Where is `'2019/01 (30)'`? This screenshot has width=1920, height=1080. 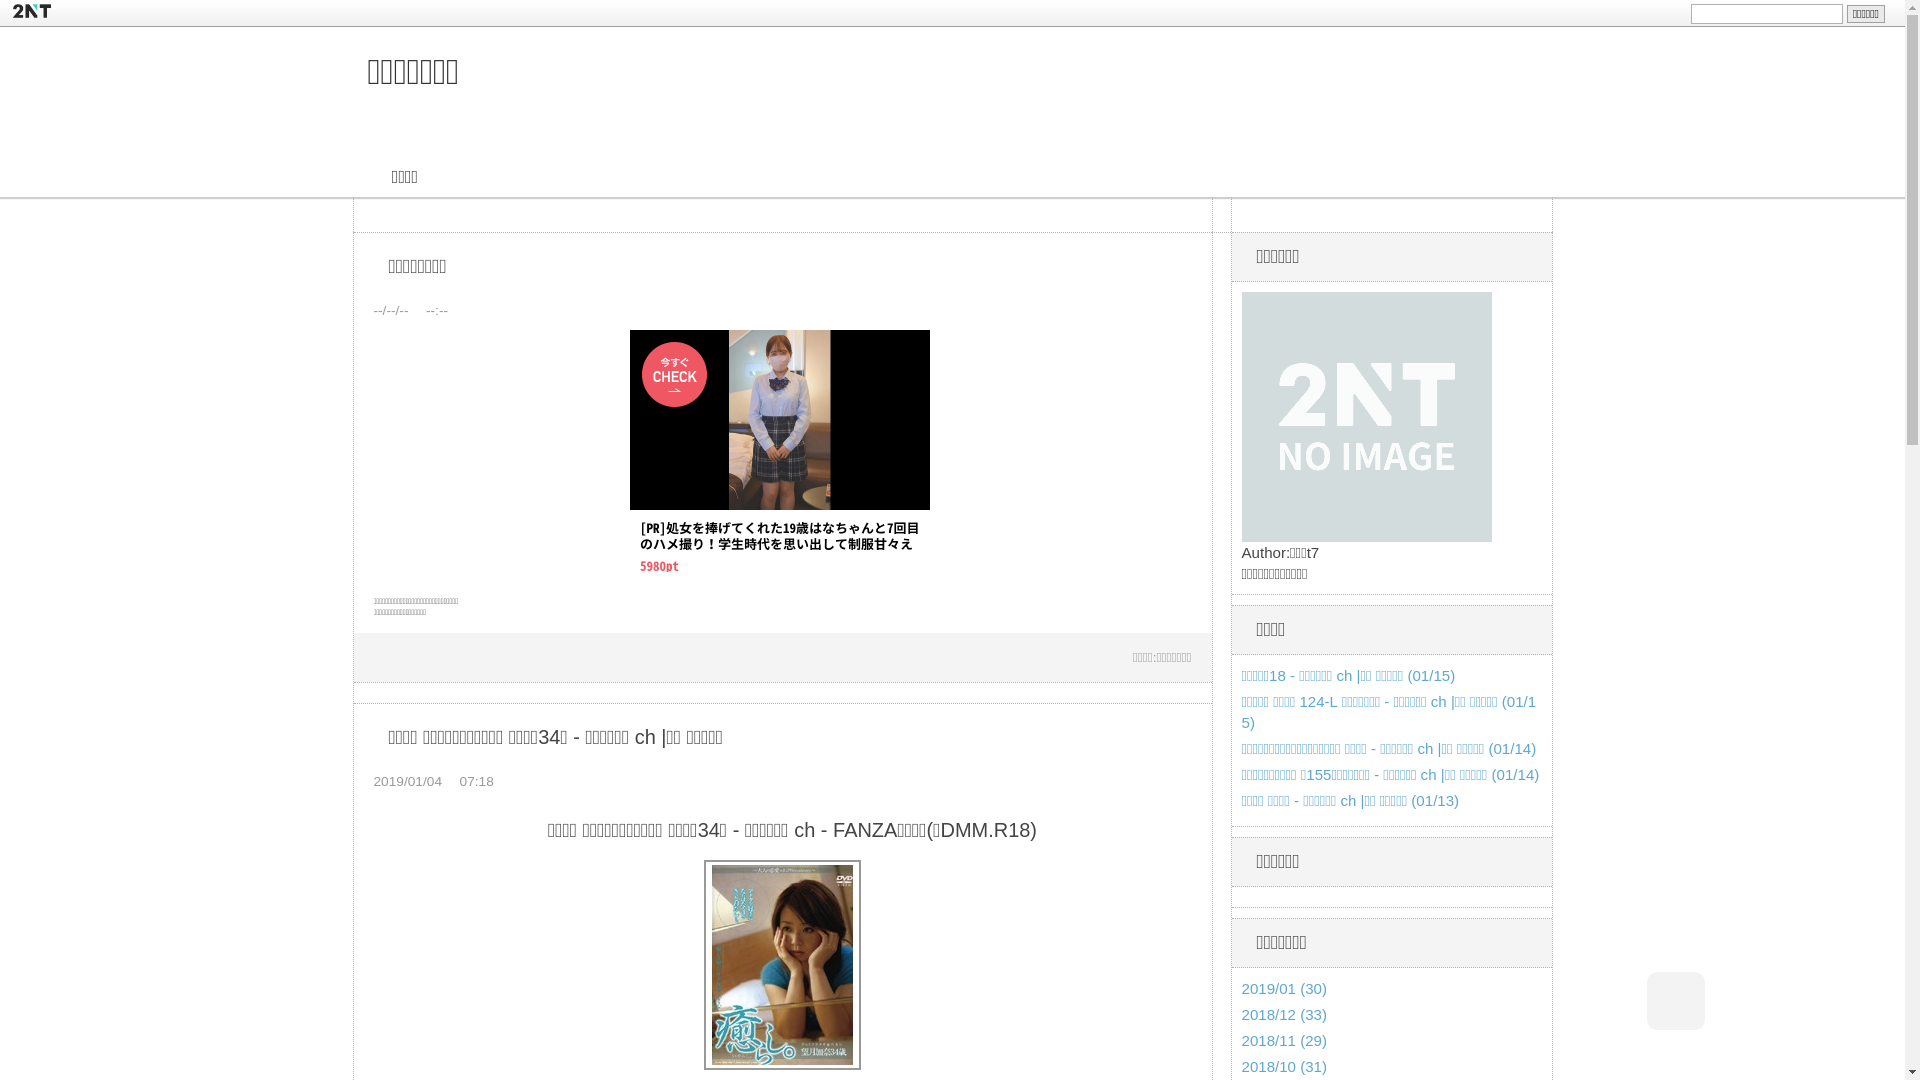
'2019/01 (30)' is located at coordinates (1241, 987).